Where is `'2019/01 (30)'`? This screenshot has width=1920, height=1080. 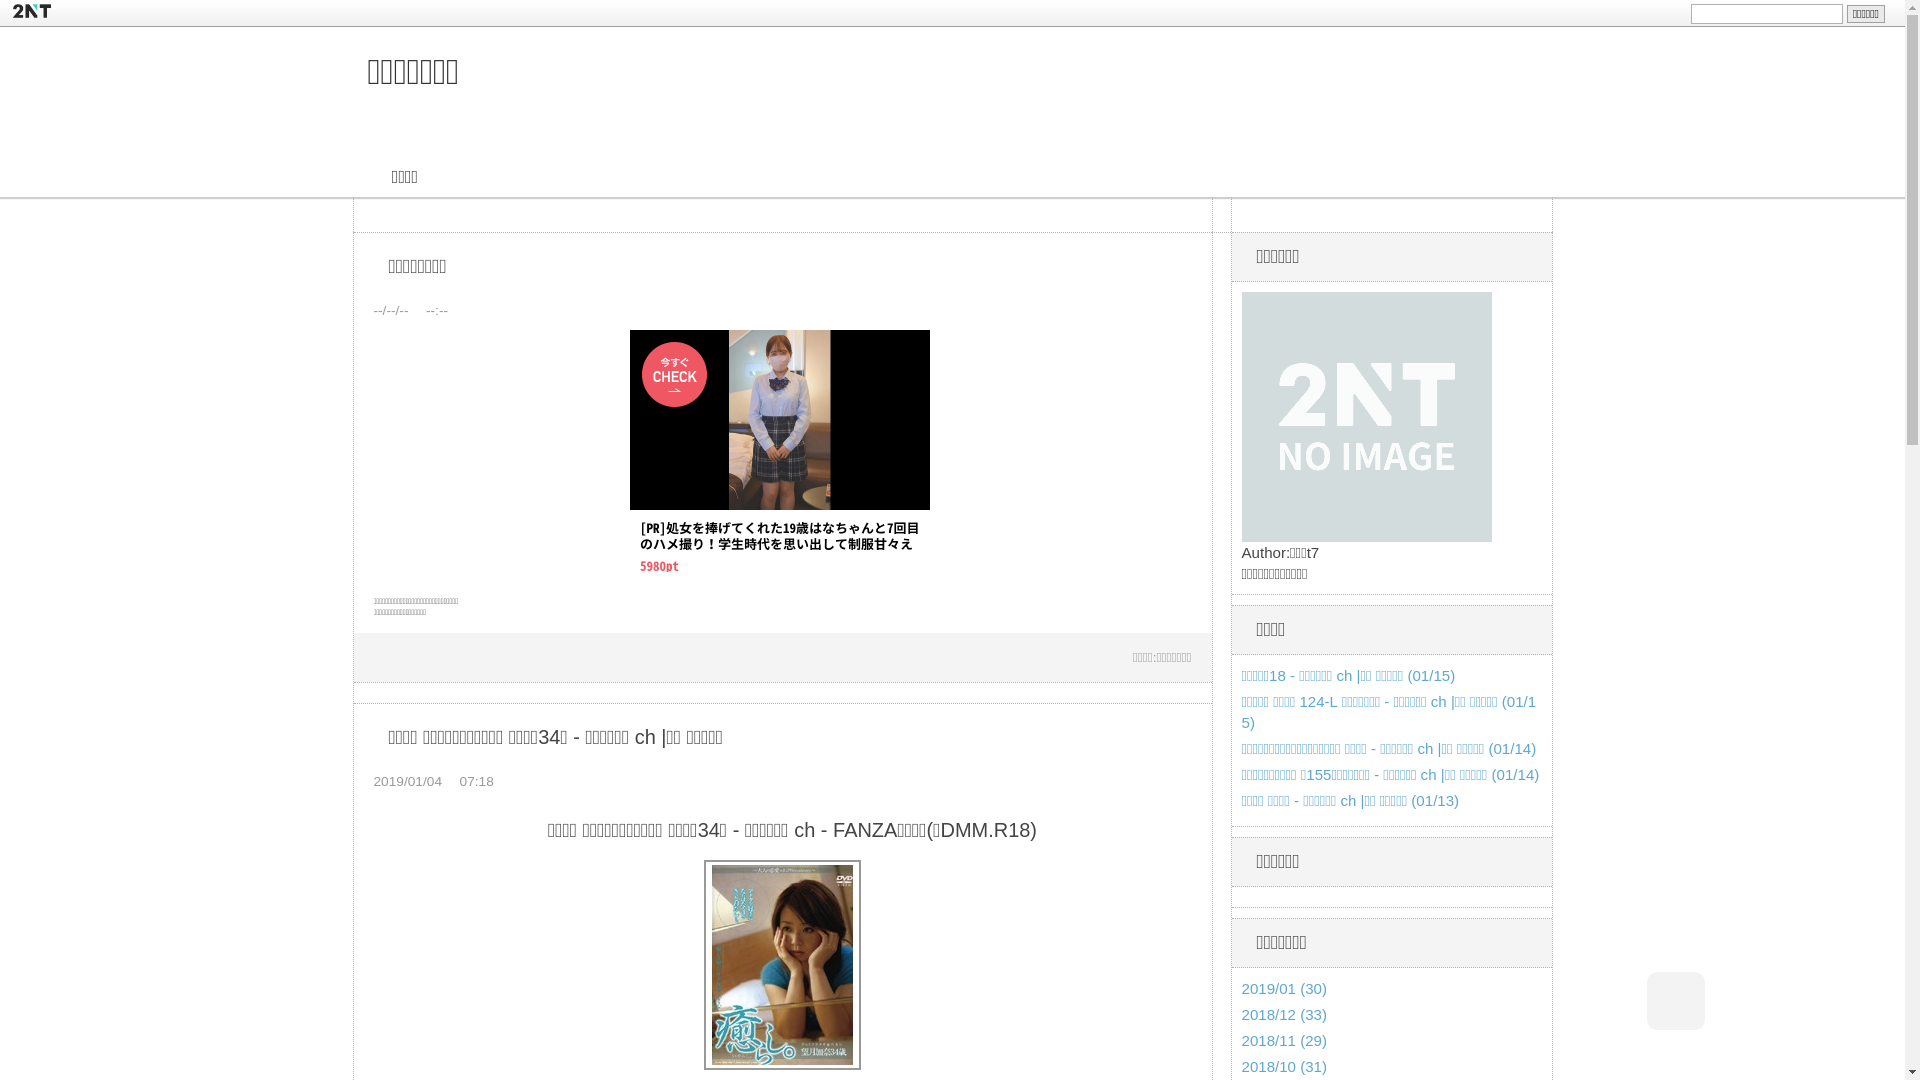
'2019/01 (30)' is located at coordinates (1241, 987).